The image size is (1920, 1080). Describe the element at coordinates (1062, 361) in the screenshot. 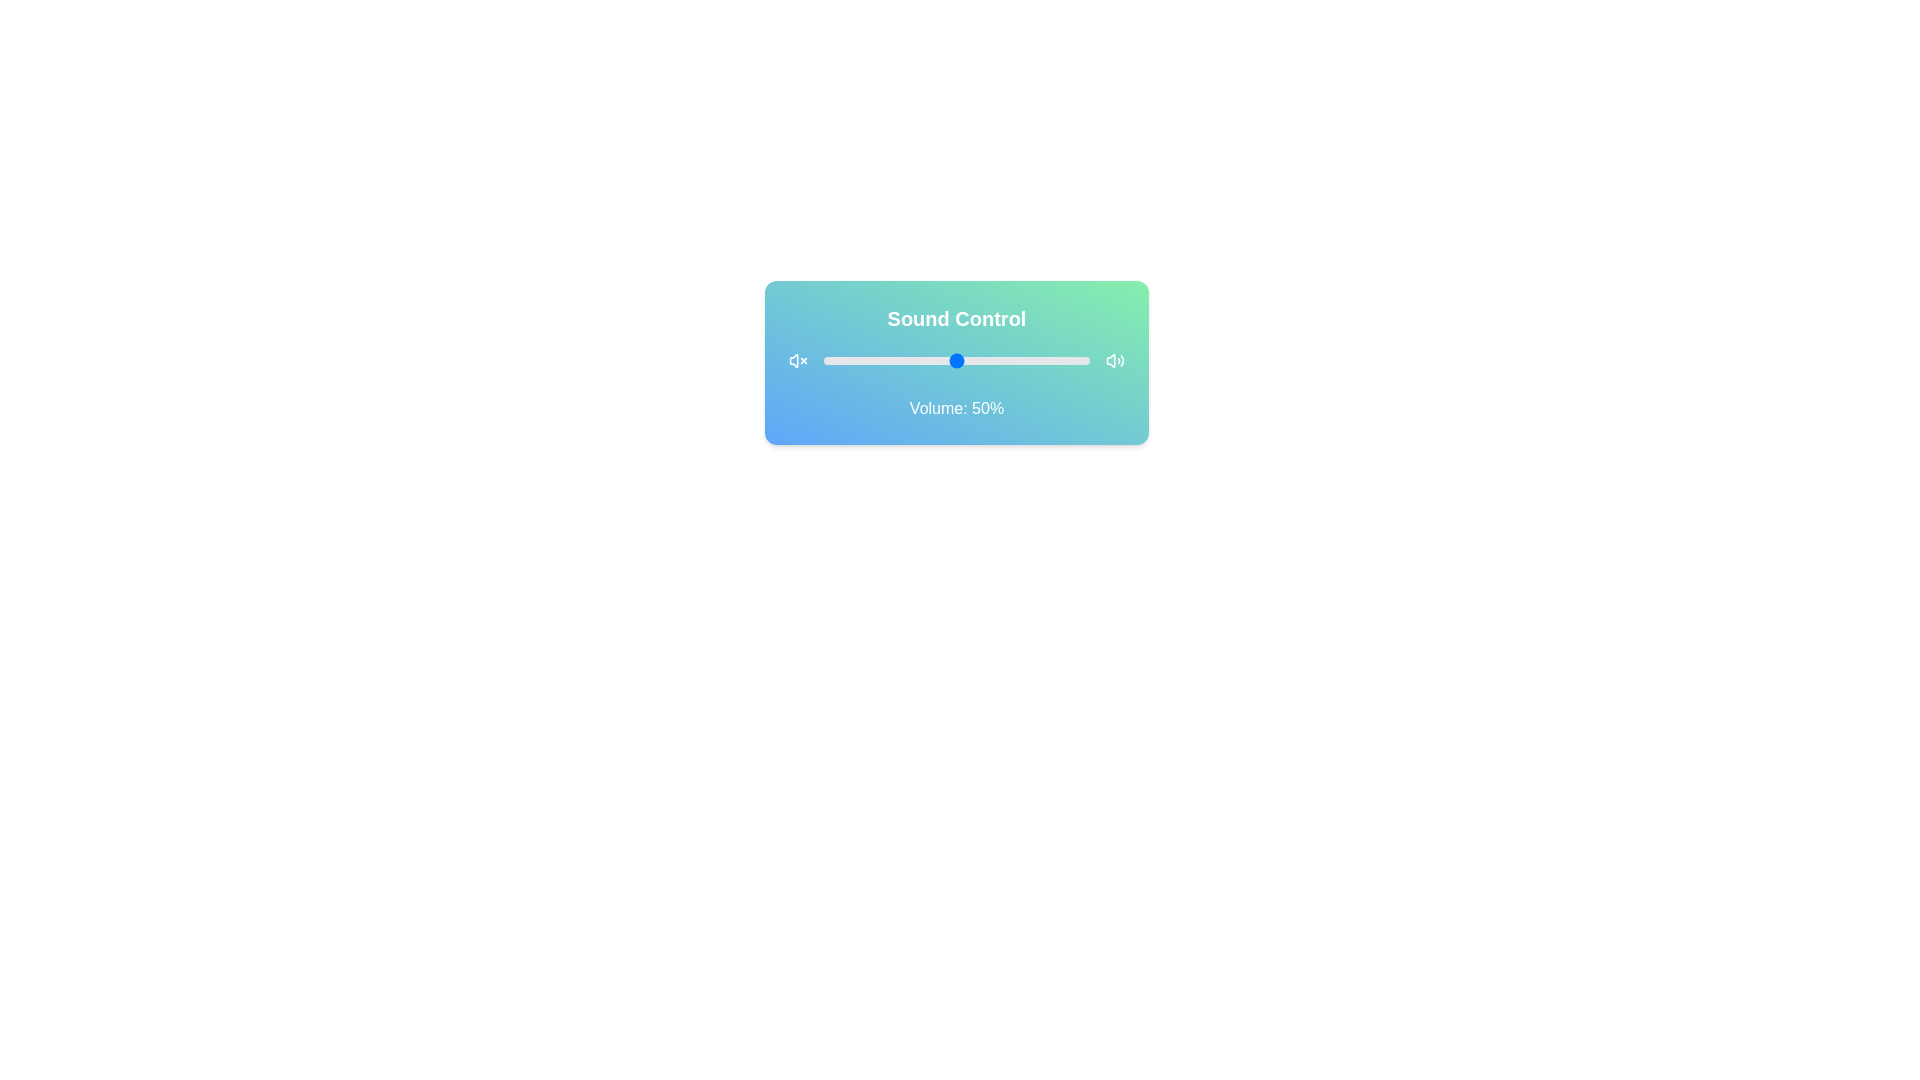

I see `the volume` at that location.